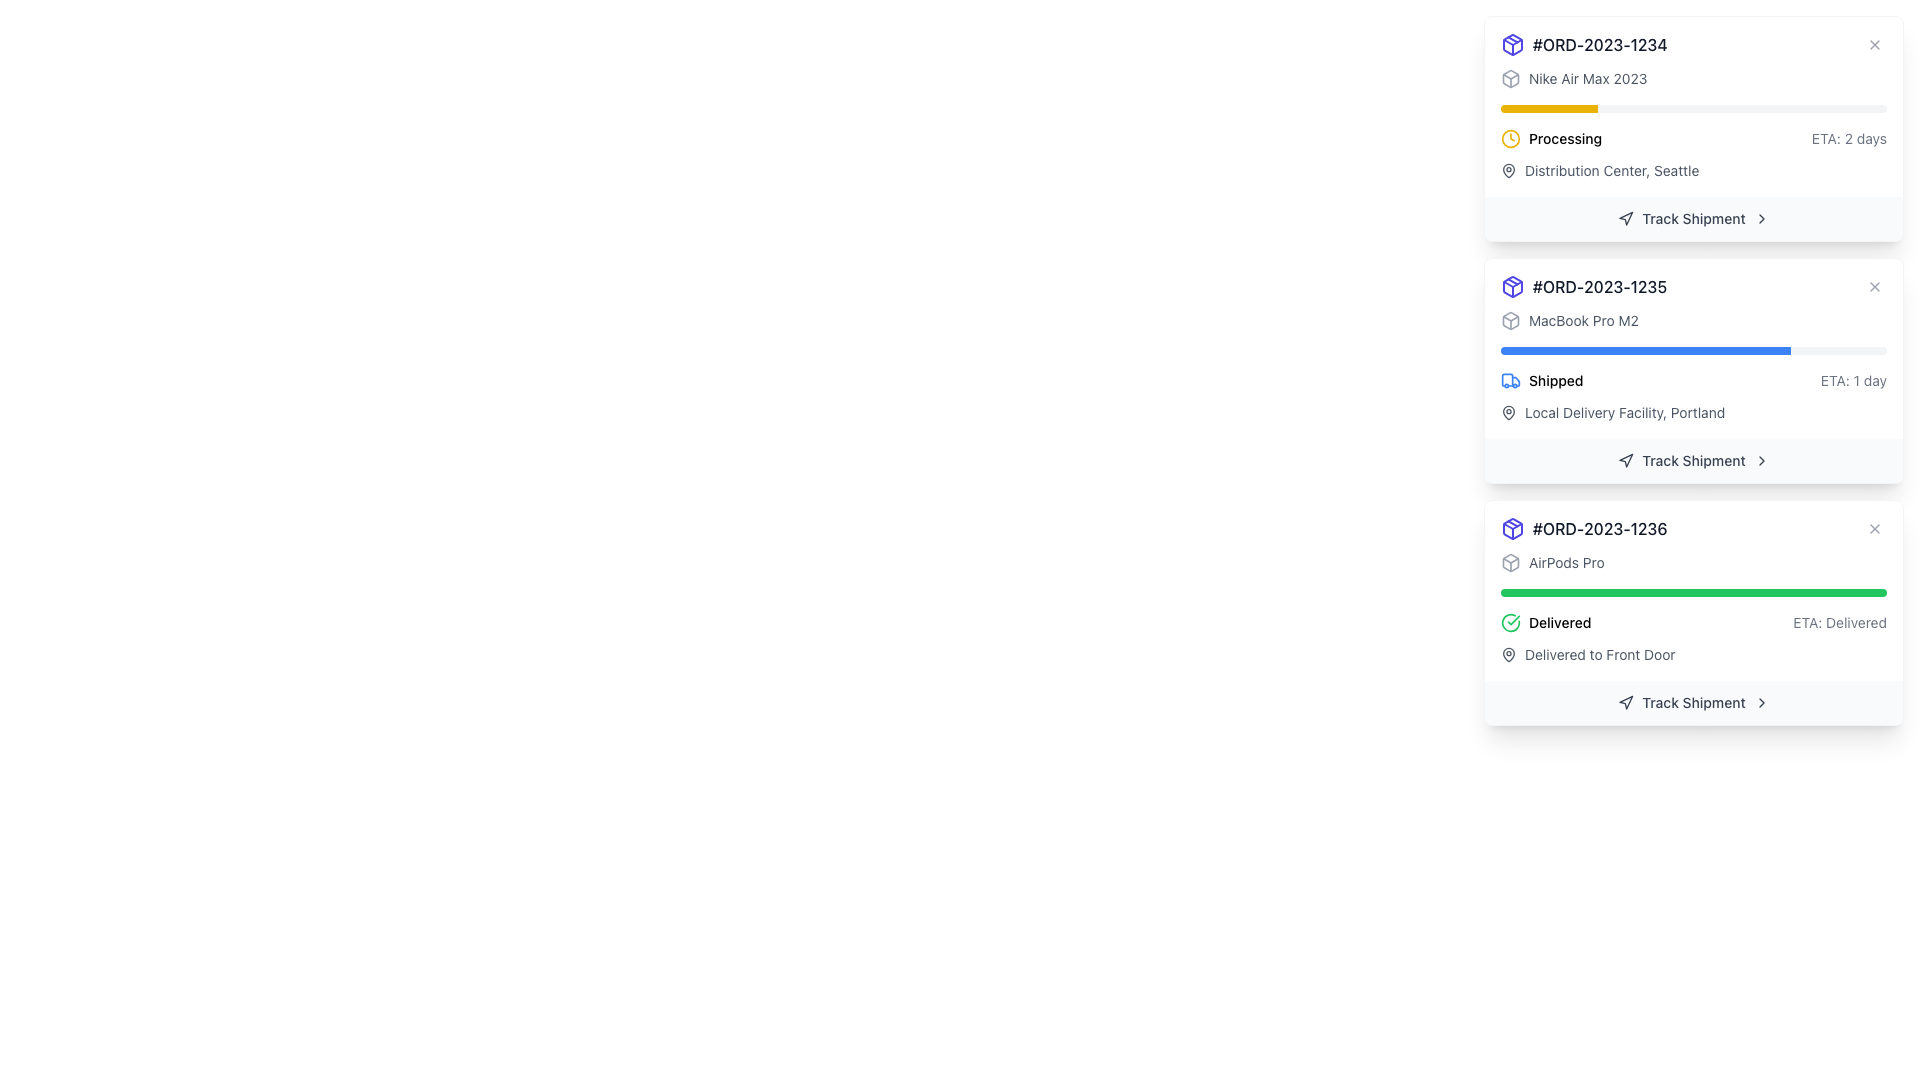 The width and height of the screenshot is (1920, 1080). Describe the element at coordinates (1512, 527) in the screenshot. I see `the blue outlined package icon located at the top-left corner of the card with the heading '#ORD-2023-1235'` at that location.